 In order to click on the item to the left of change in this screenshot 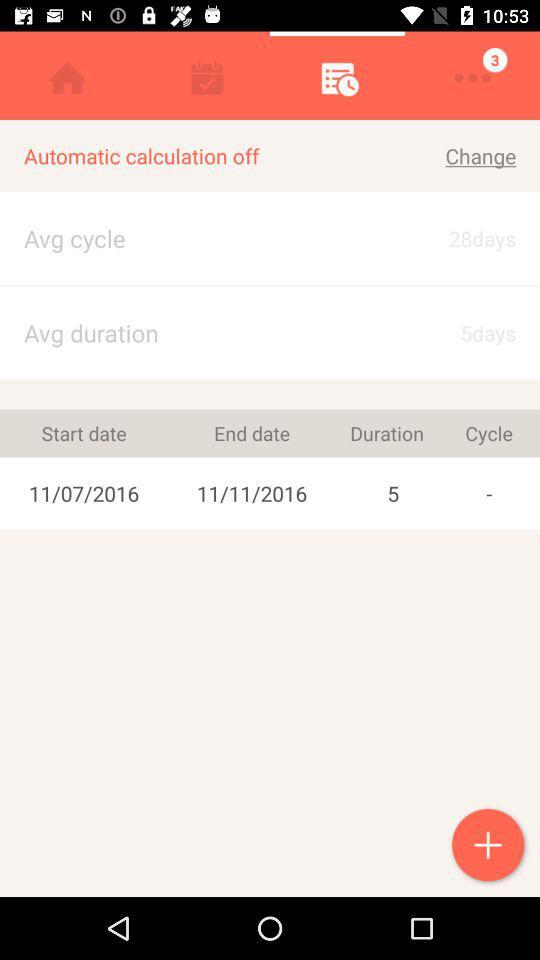, I will do `click(189, 238)`.